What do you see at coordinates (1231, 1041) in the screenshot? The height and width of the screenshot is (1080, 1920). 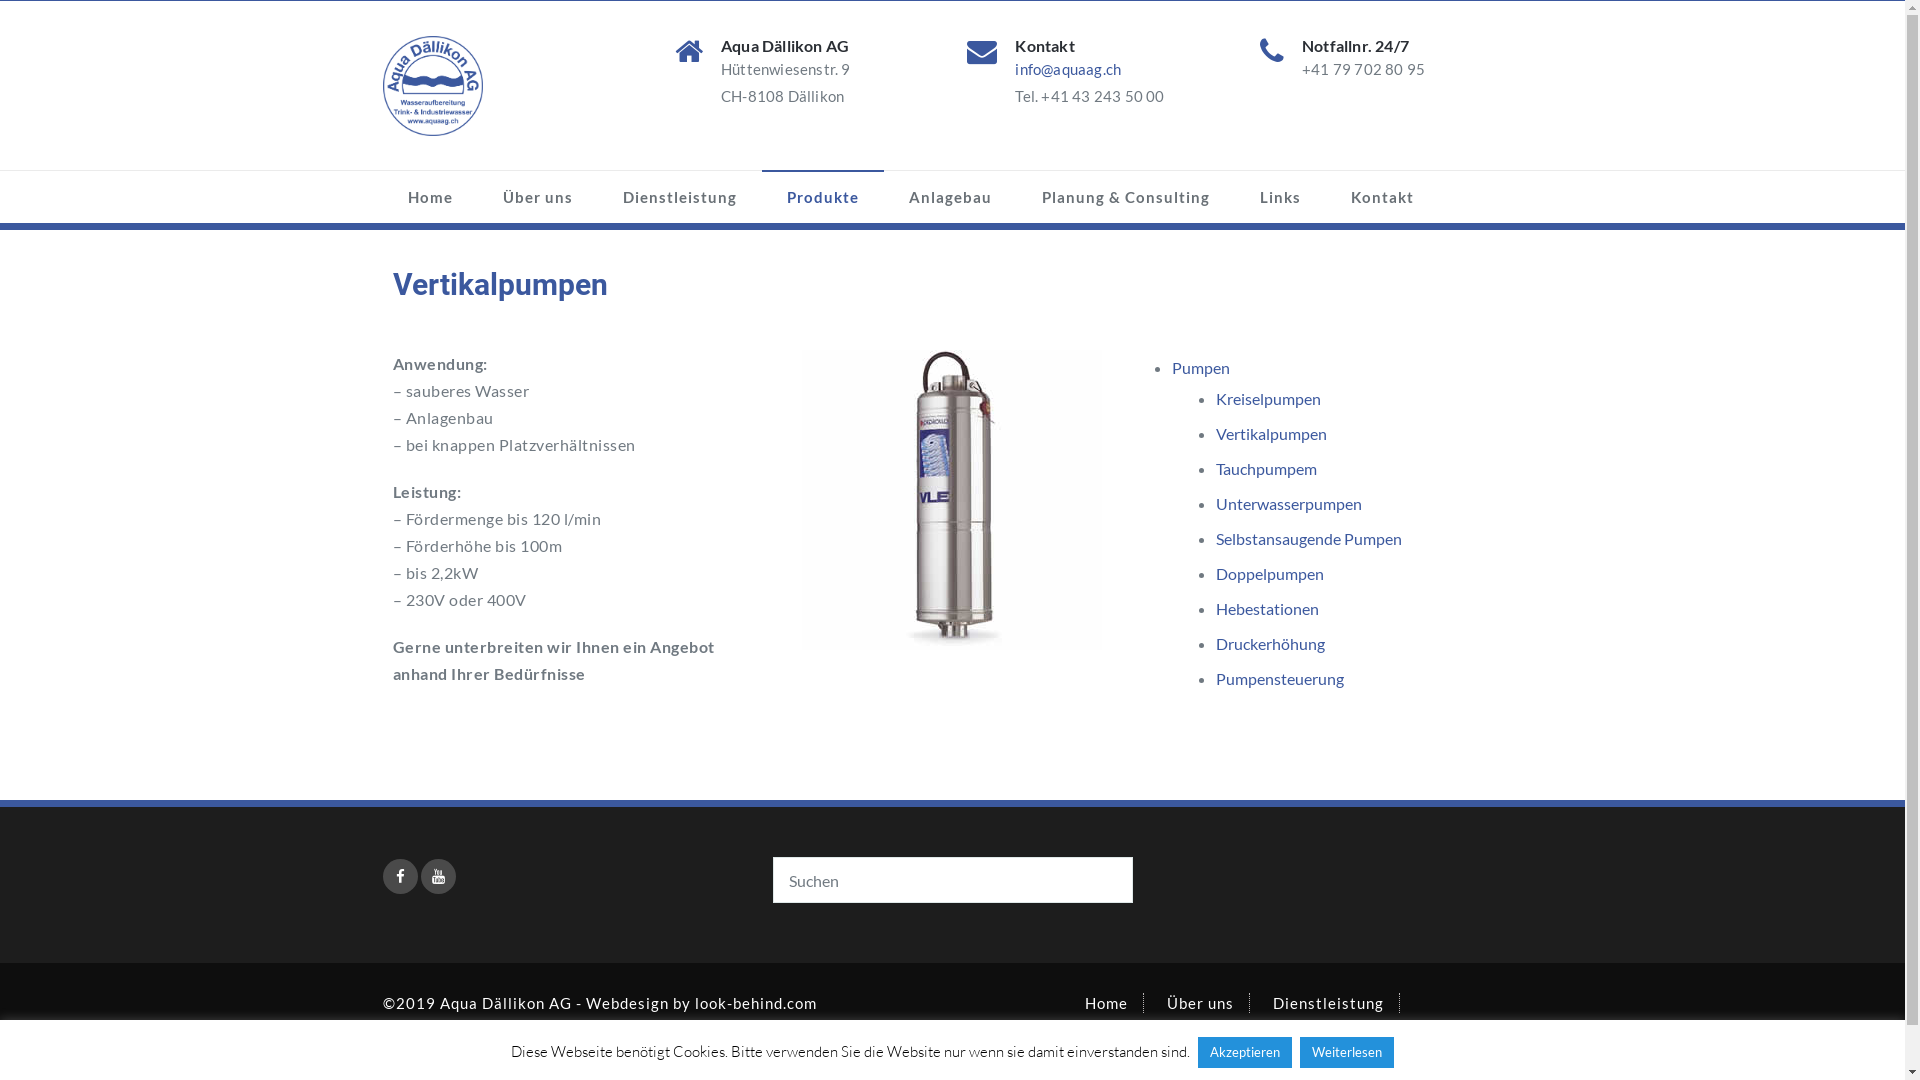 I see `'Anlagebau'` at bounding box center [1231, 1041].